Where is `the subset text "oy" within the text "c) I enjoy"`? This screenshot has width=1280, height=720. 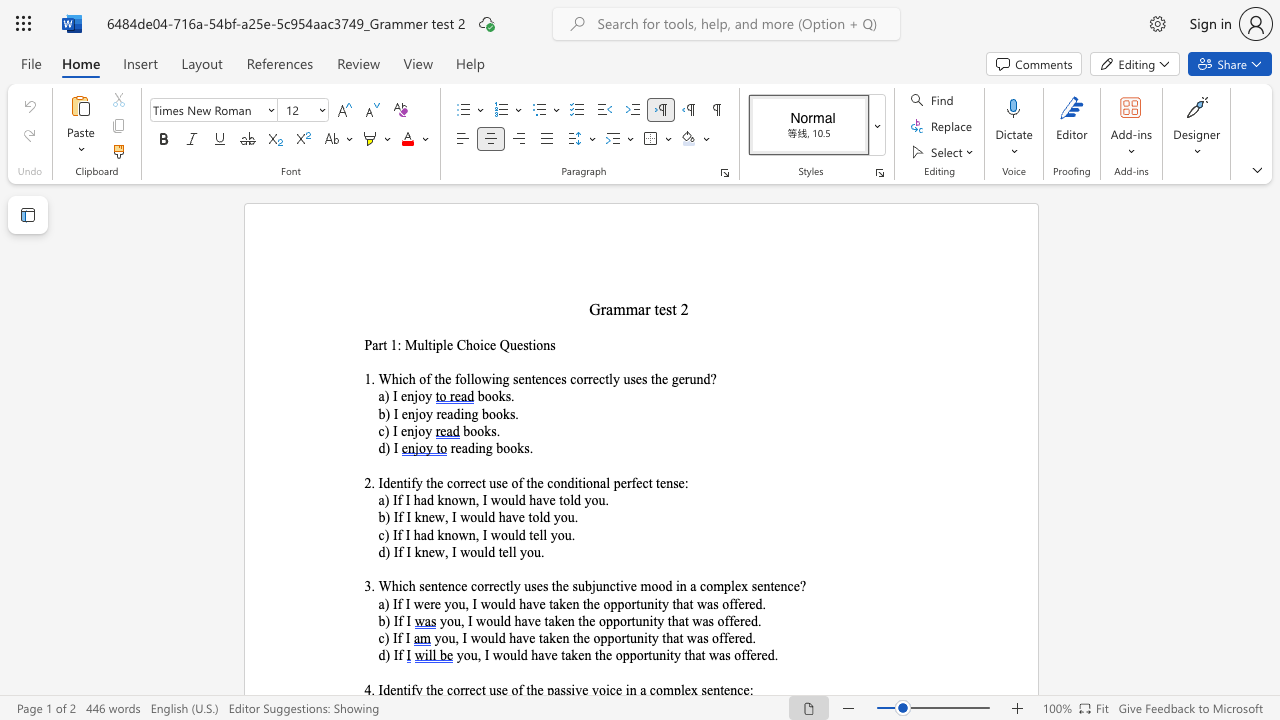 the subset text "oy" within the text "c) I enjoy" is located at coordinates (417, 430).